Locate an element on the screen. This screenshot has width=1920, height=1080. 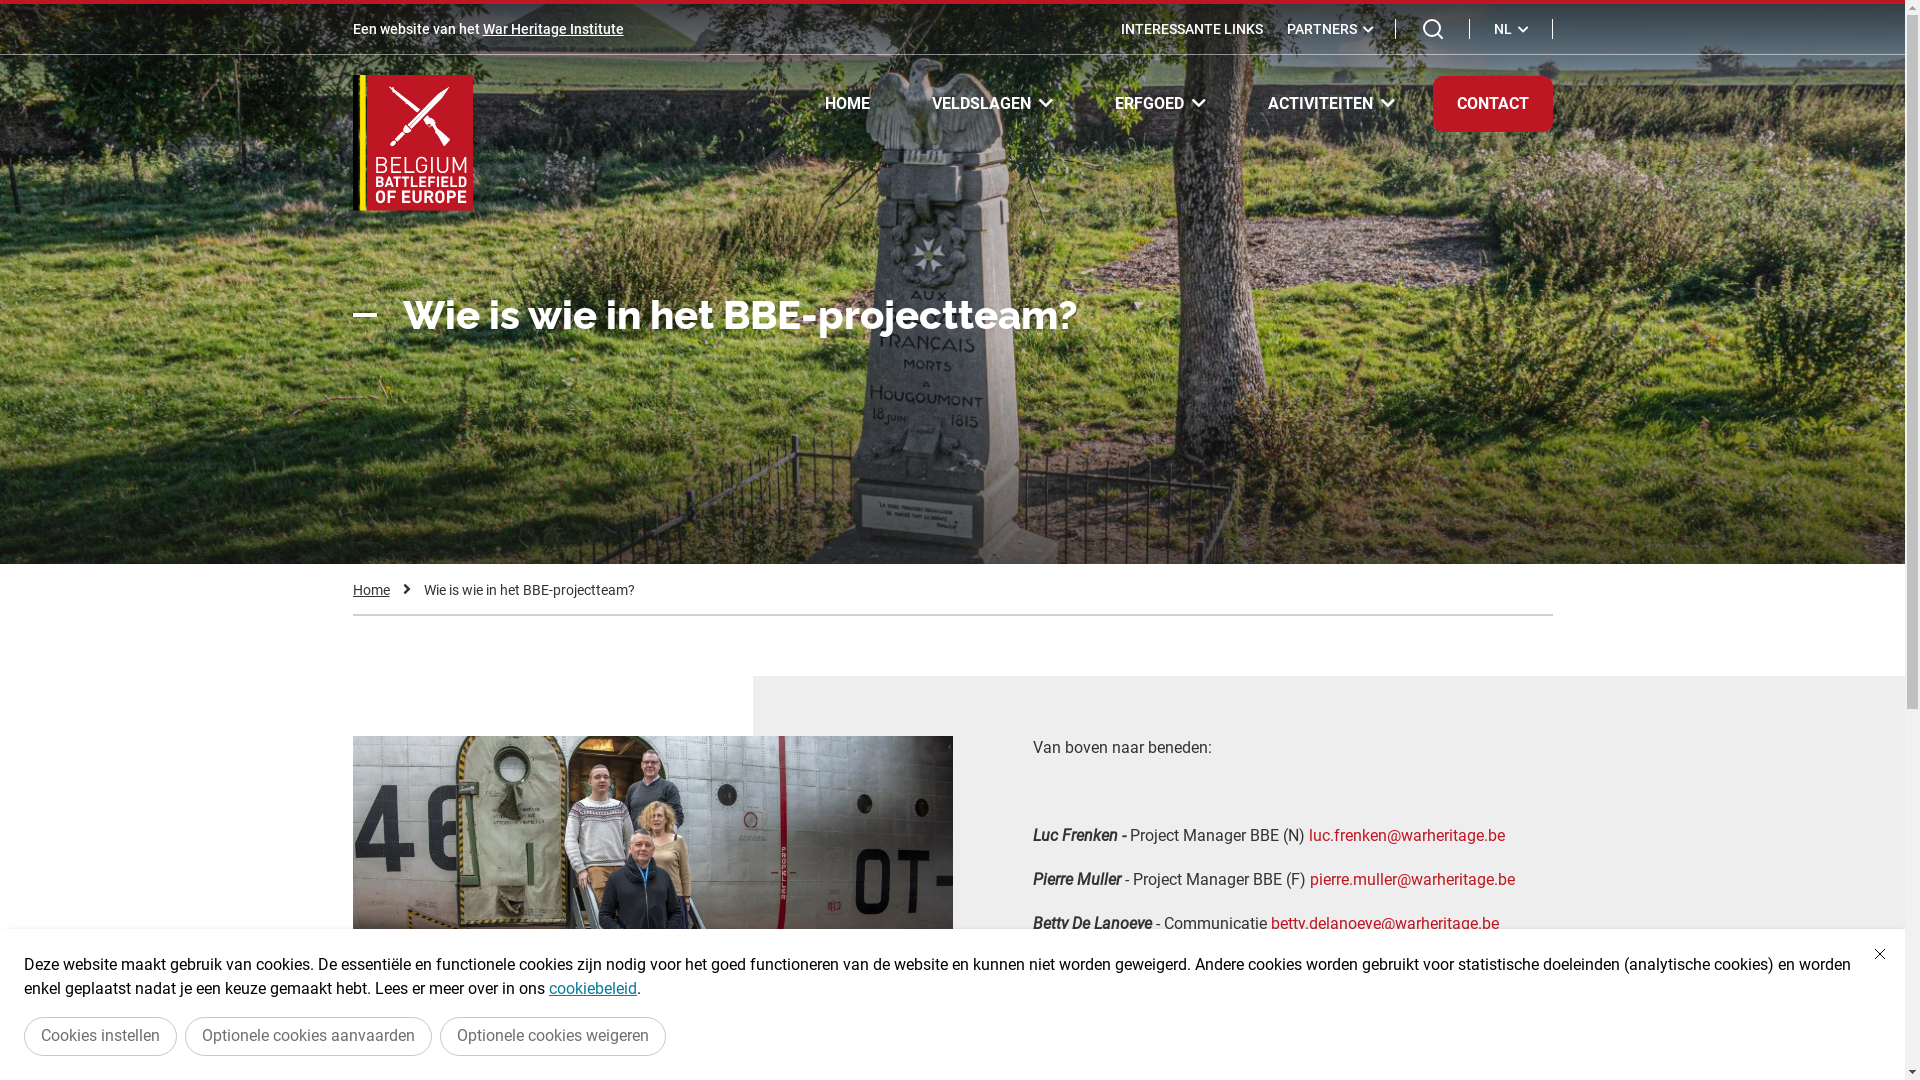
'War Heritage Institute' is located at coordinates (552, 29).